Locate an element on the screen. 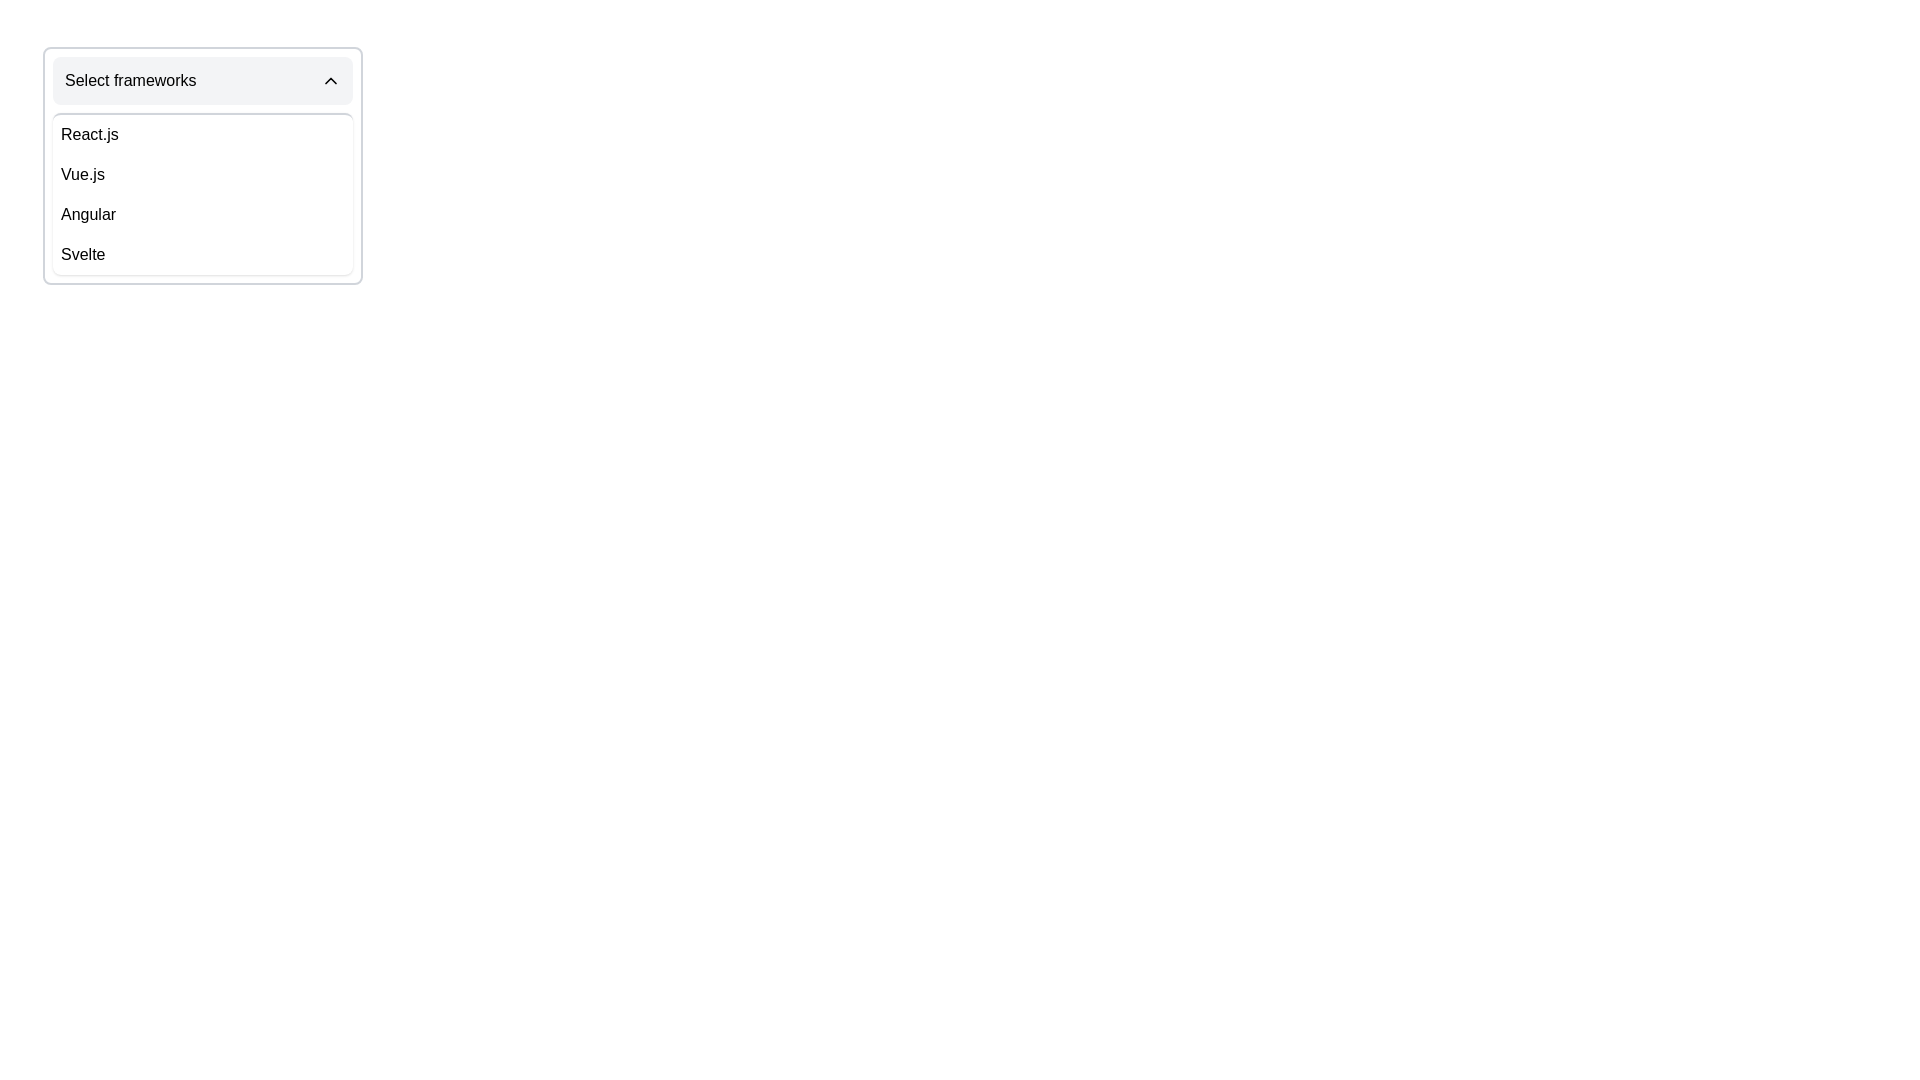 The width and height of the screenshot is (1920, 1080). the 'Angular' list item is located at coordinates (202, 215).